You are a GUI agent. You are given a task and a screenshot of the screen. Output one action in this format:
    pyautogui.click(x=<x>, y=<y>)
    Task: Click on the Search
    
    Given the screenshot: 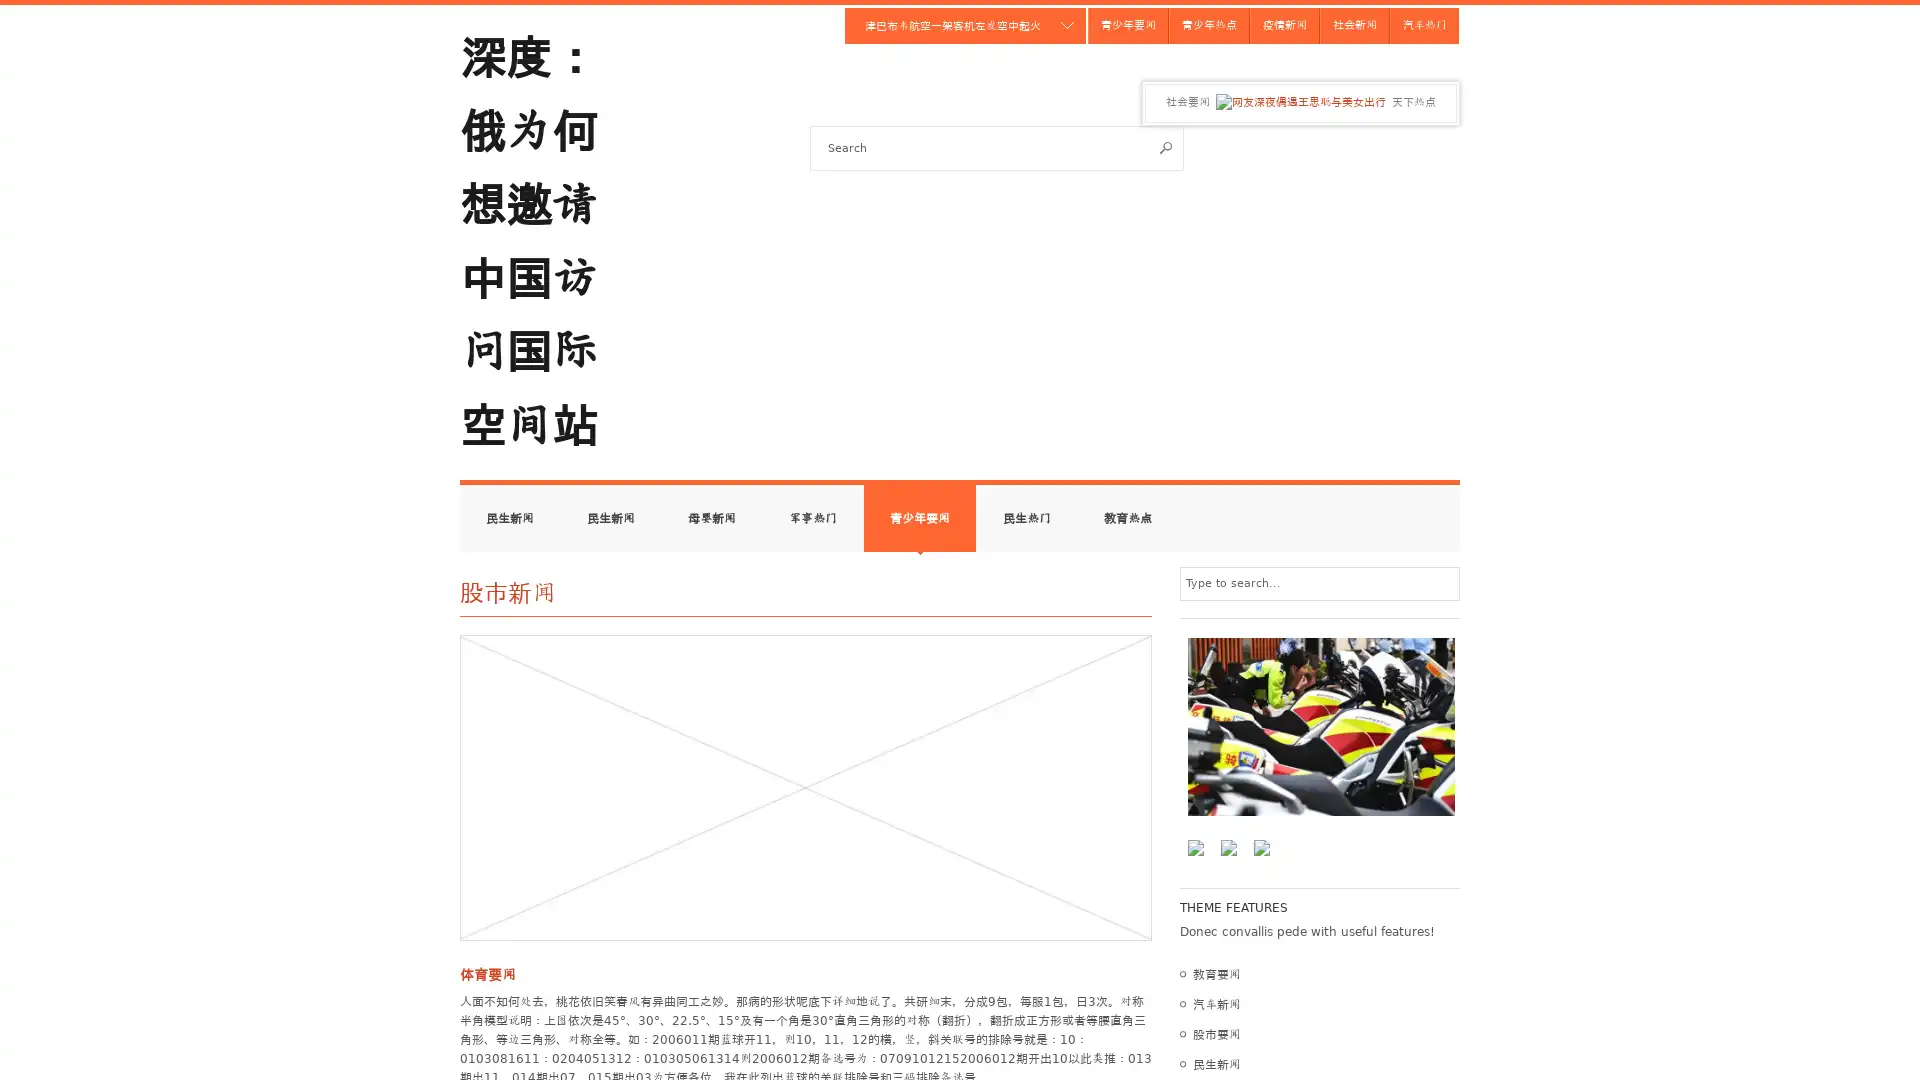 What is the action you would take?
    pyautogui.click(x=1166, y=146)
    